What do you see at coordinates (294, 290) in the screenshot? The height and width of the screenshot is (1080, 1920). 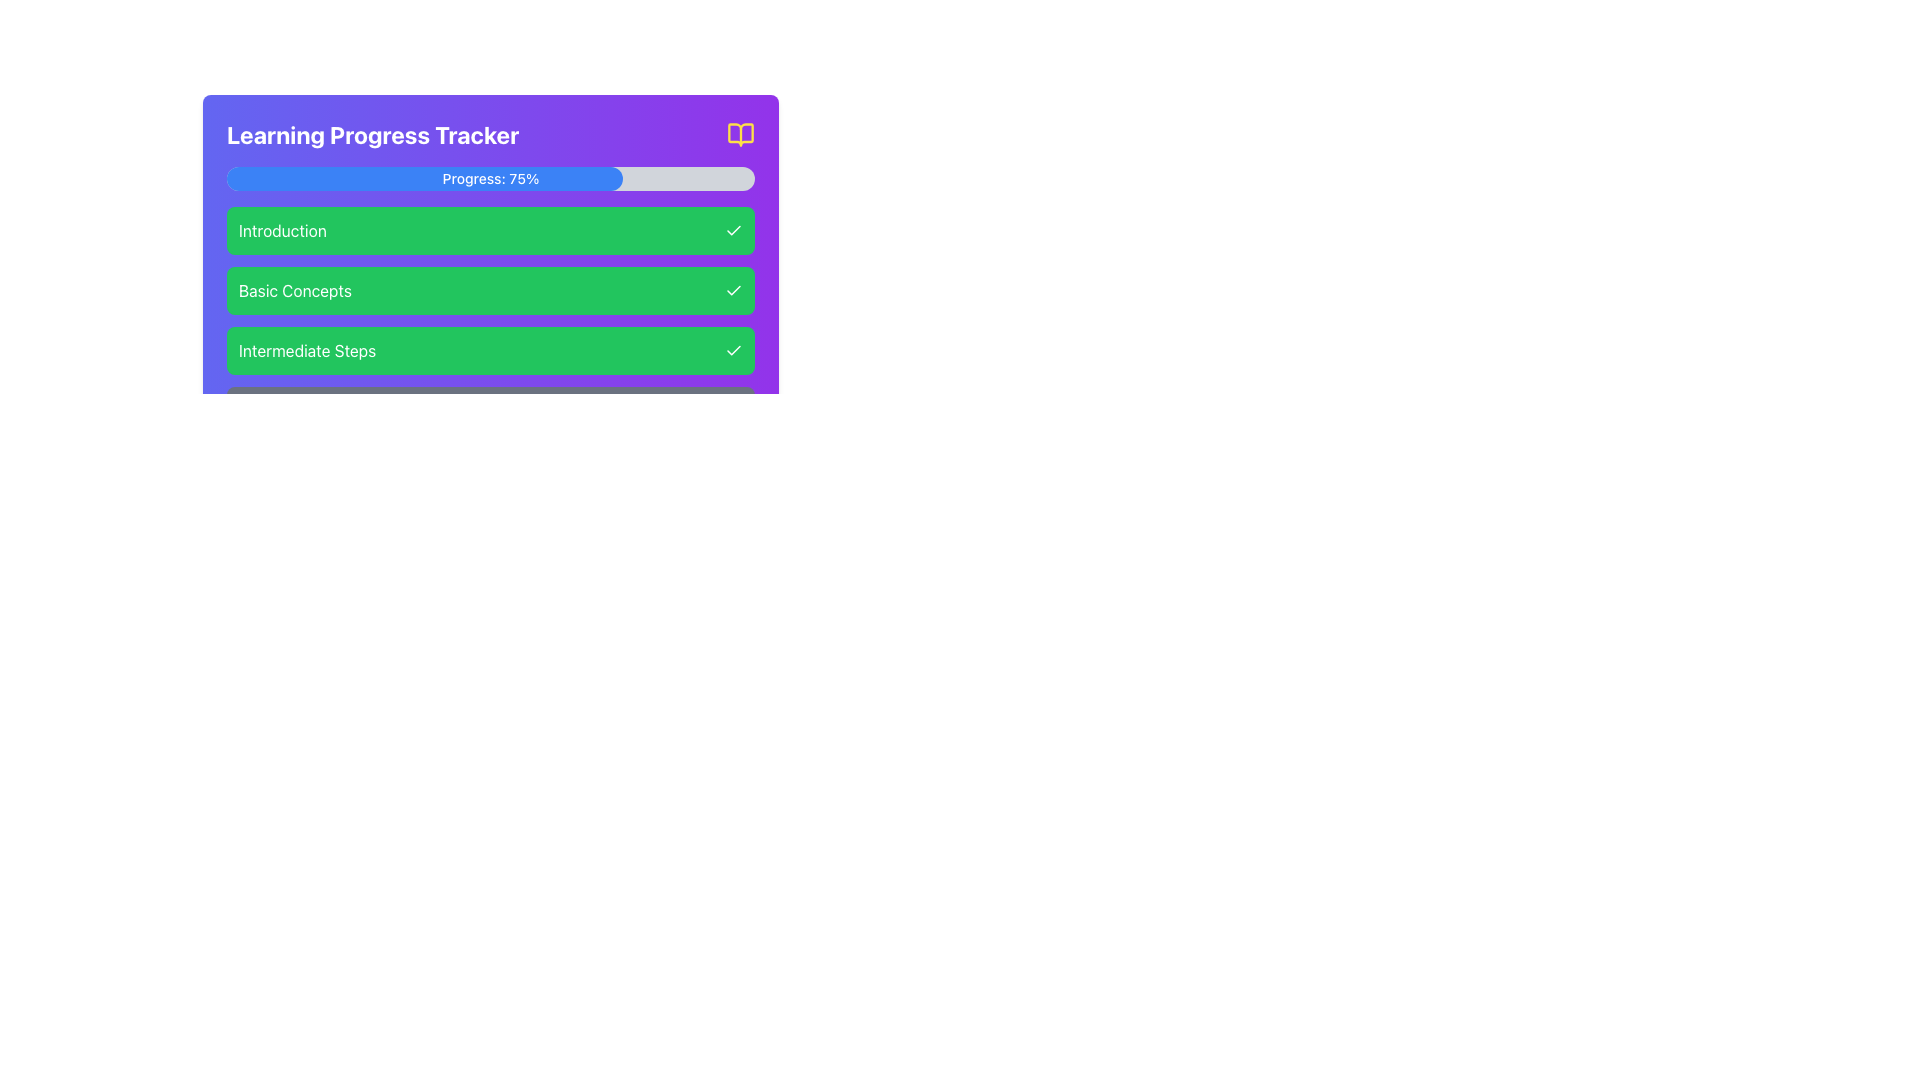 I see `the text label displaying 'Basic Concepts', which is centrally aligned within the second green section of the vertically stacked green list items` at bounding box center [294, 290].